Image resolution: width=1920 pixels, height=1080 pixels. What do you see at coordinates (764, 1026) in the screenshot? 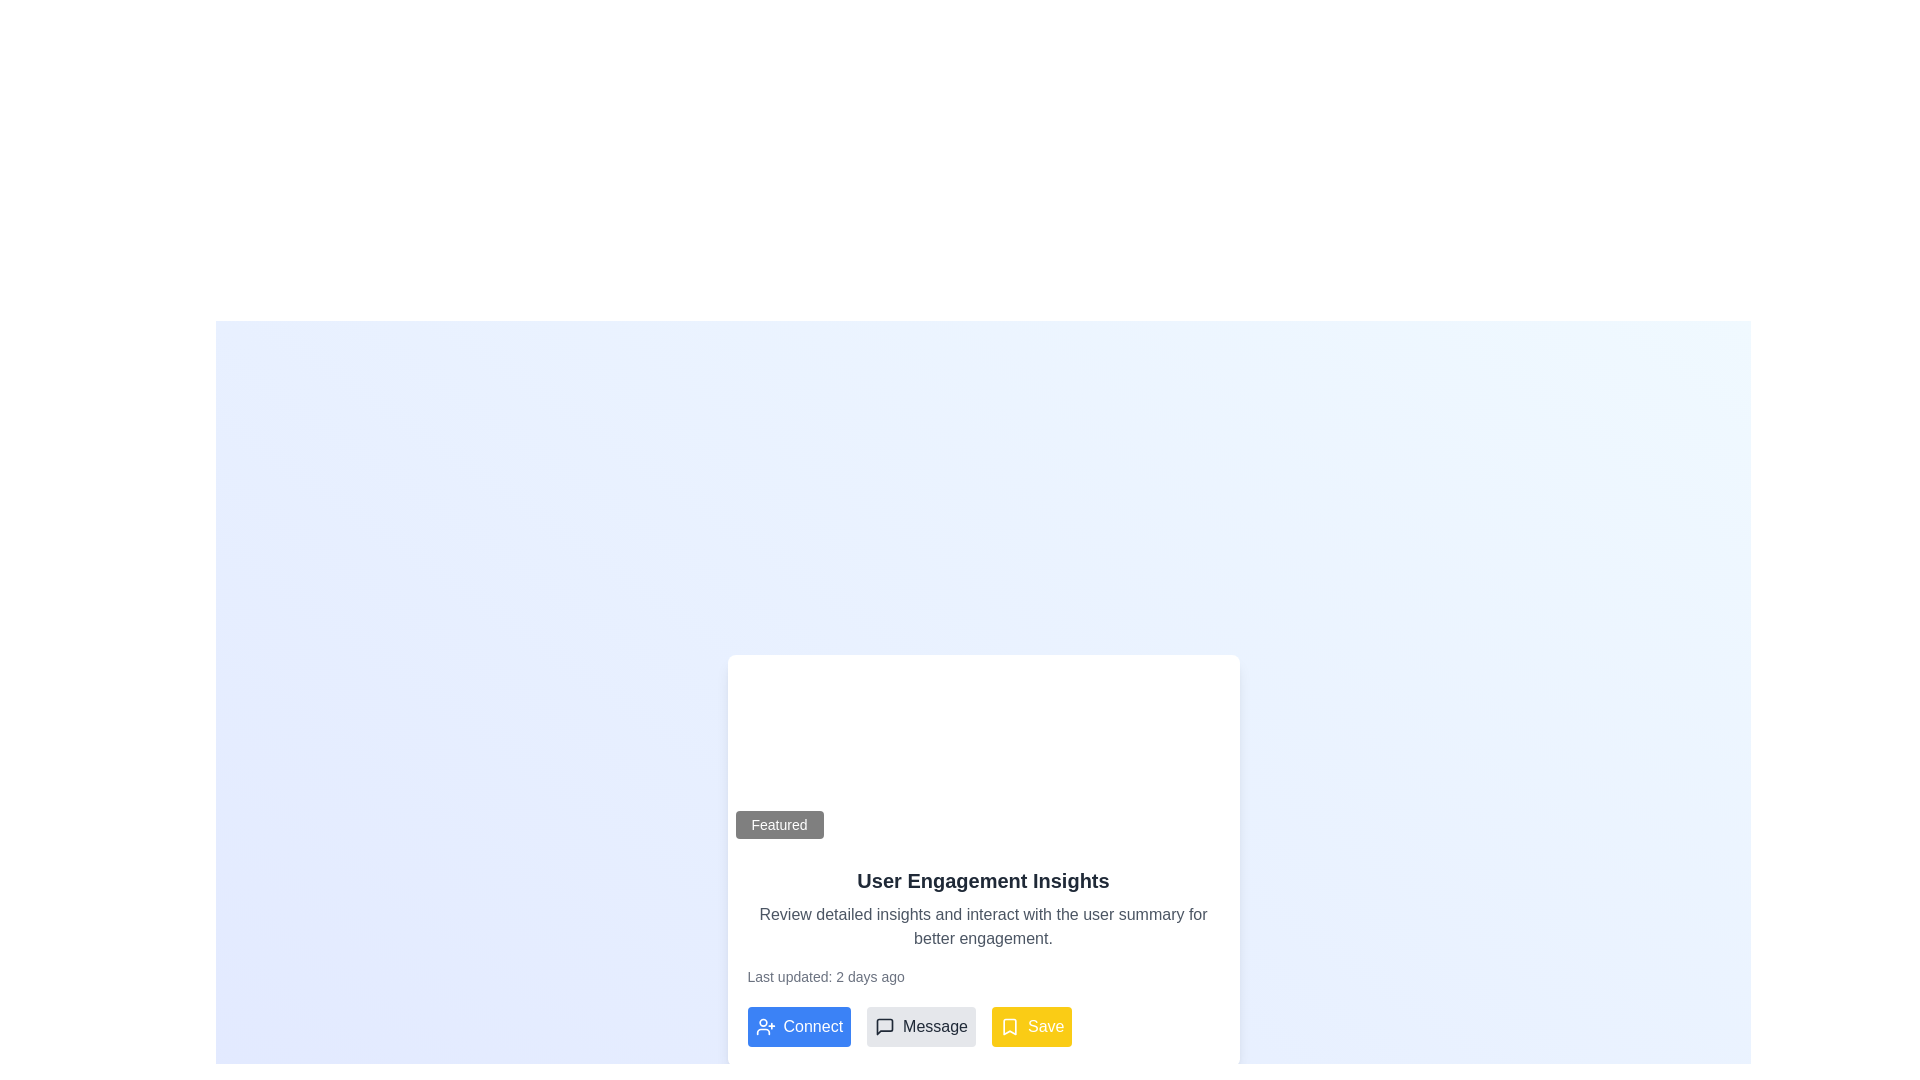
I see `the 'Connect' icon located inside the button at the bottom left of the card element` at bounding box center [764, 1026].